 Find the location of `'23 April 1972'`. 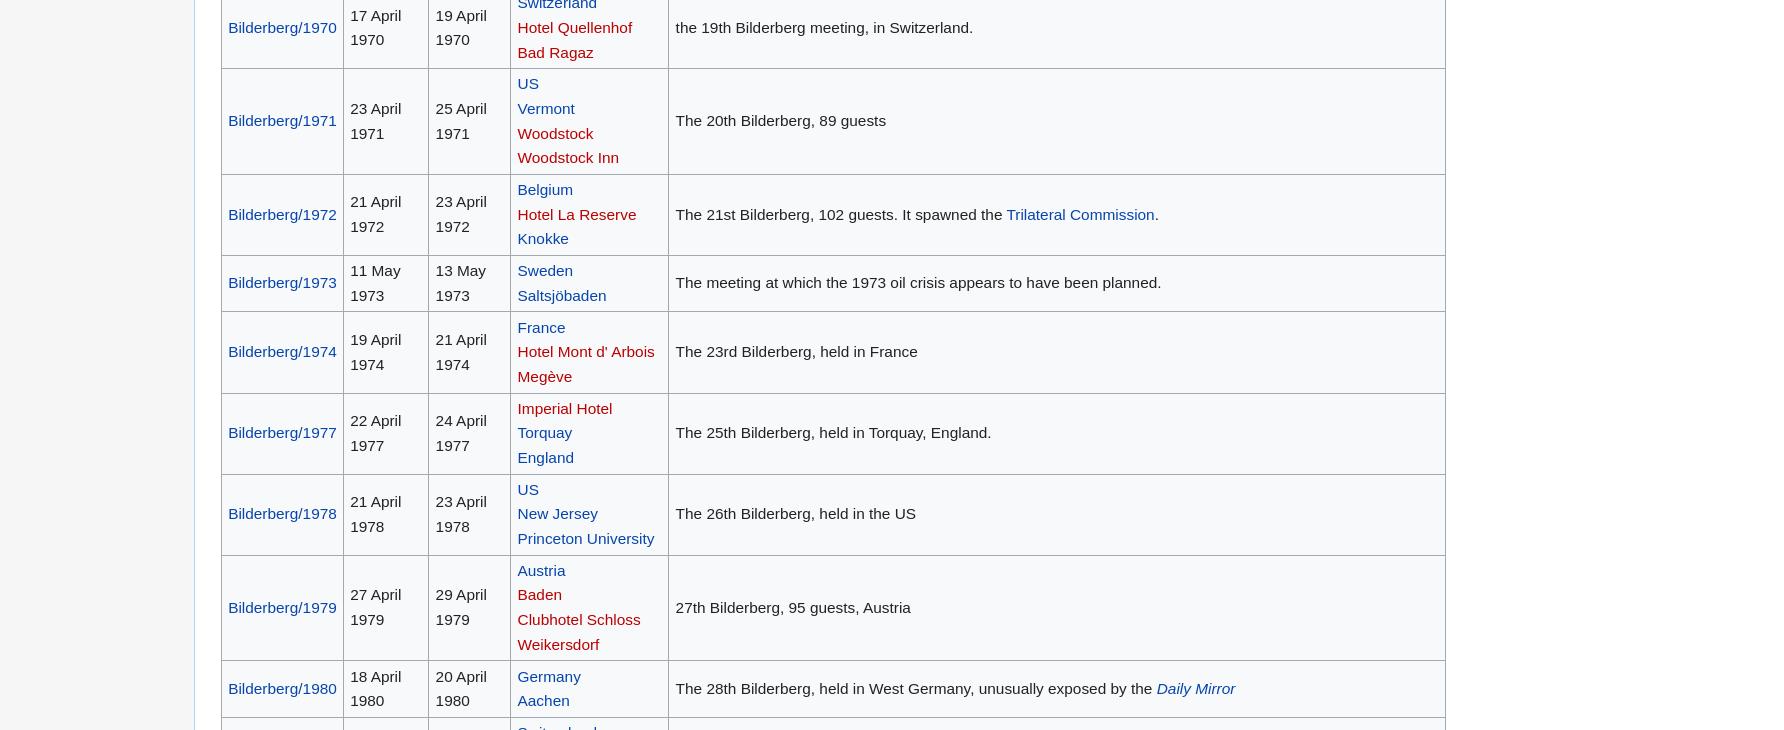

'23 April 1972' is located at coordinates (460, 214).